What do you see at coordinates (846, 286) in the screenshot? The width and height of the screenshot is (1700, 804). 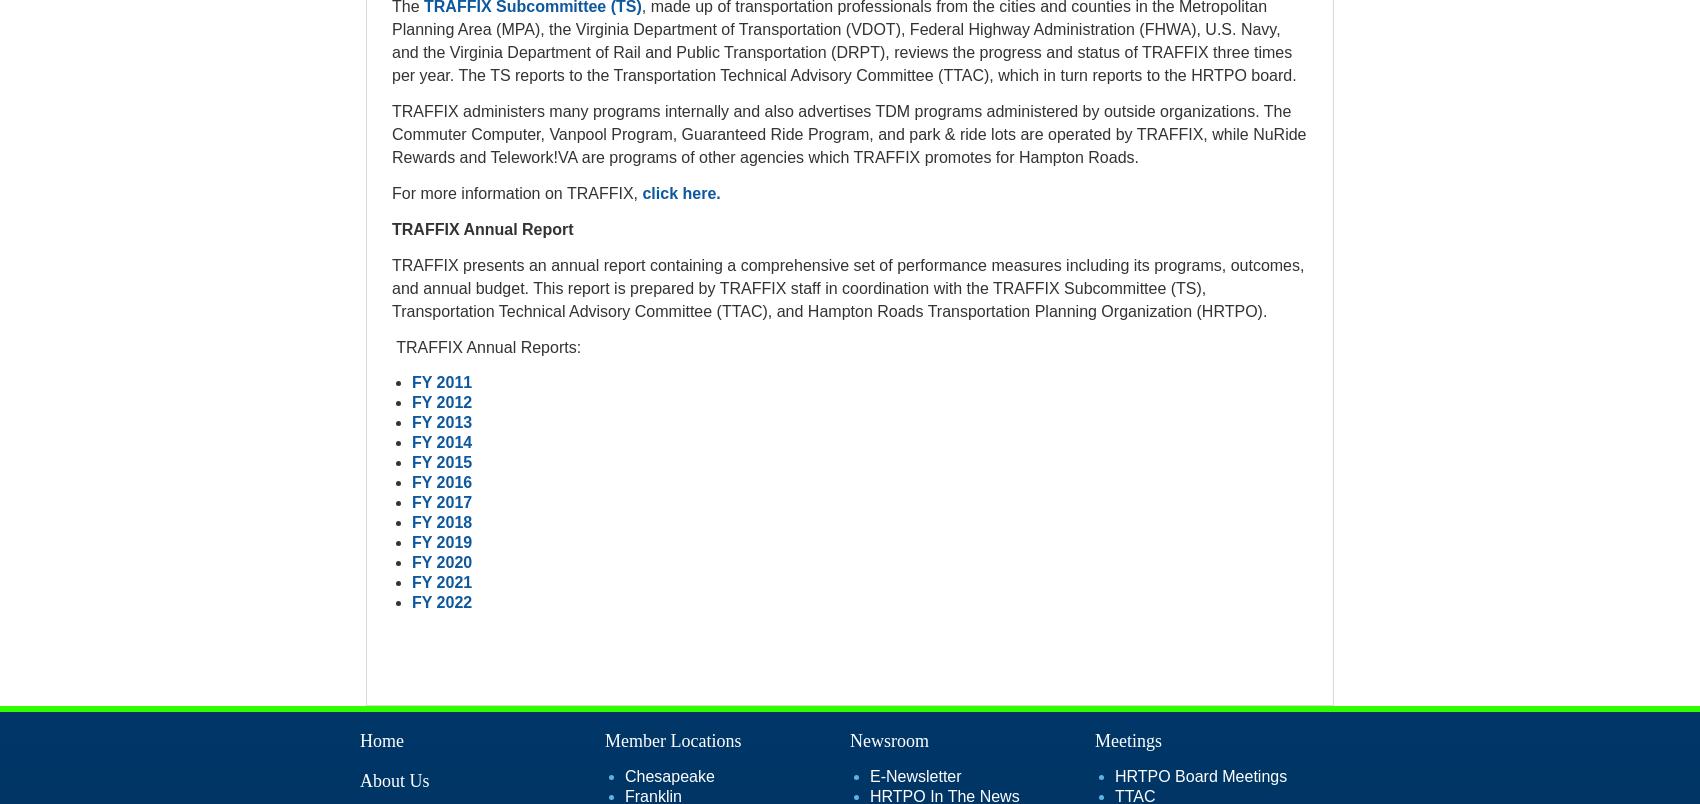 I see `'TRAFFIX presents an annual report containing a comprehensive set of performance measures including its programs, outcomes, and annual budget. This report is prepared by TRAFFIX staff in coordination with the TRAFFIX Subcommittee (TS), Transportation Technical Advisory Committee (TTAC), and Hampton Roads Transportation Planning Organization (HRTPO).'` at bounding box center [846, 286].